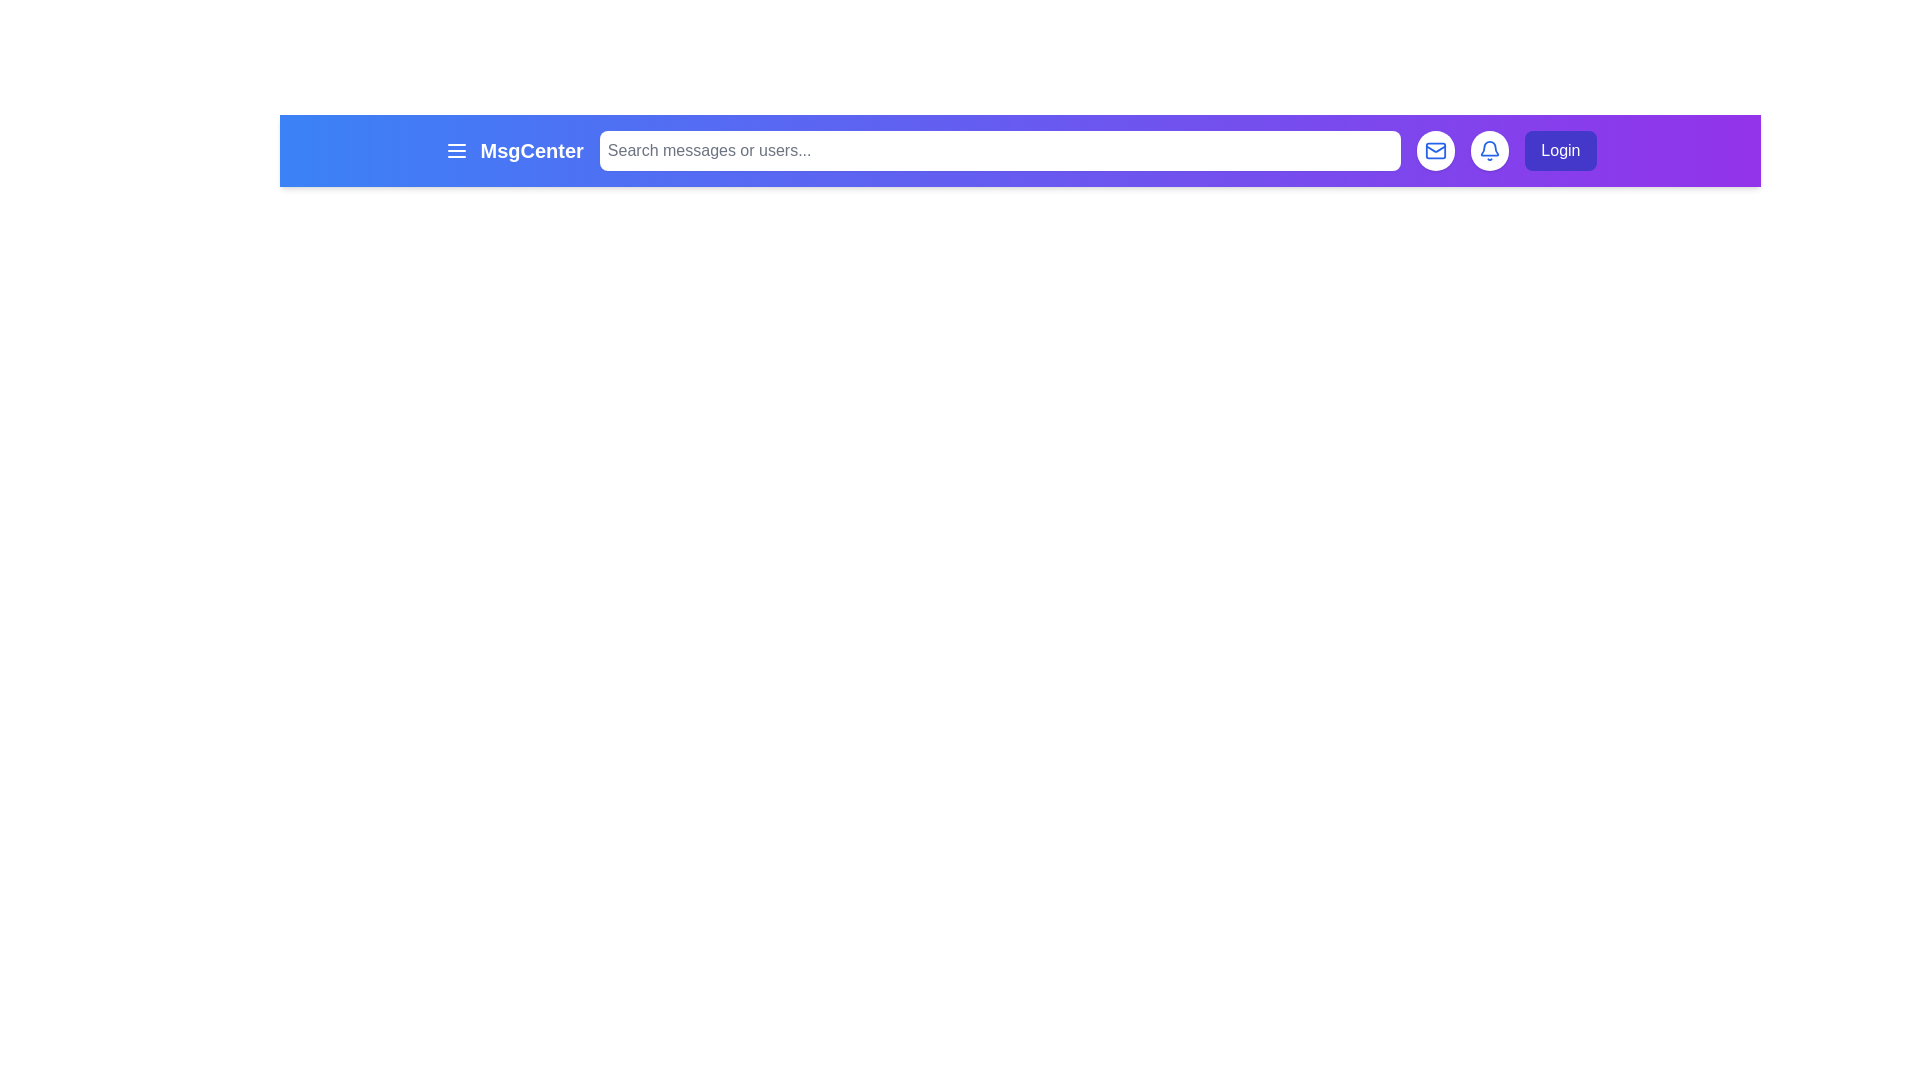 This screenshot has height=1080, width=1920. What do you see at coordinates (999, 149) in the screenshot?
I see `the search bar and type the text 'search query'` at bounding box center [999, 149].